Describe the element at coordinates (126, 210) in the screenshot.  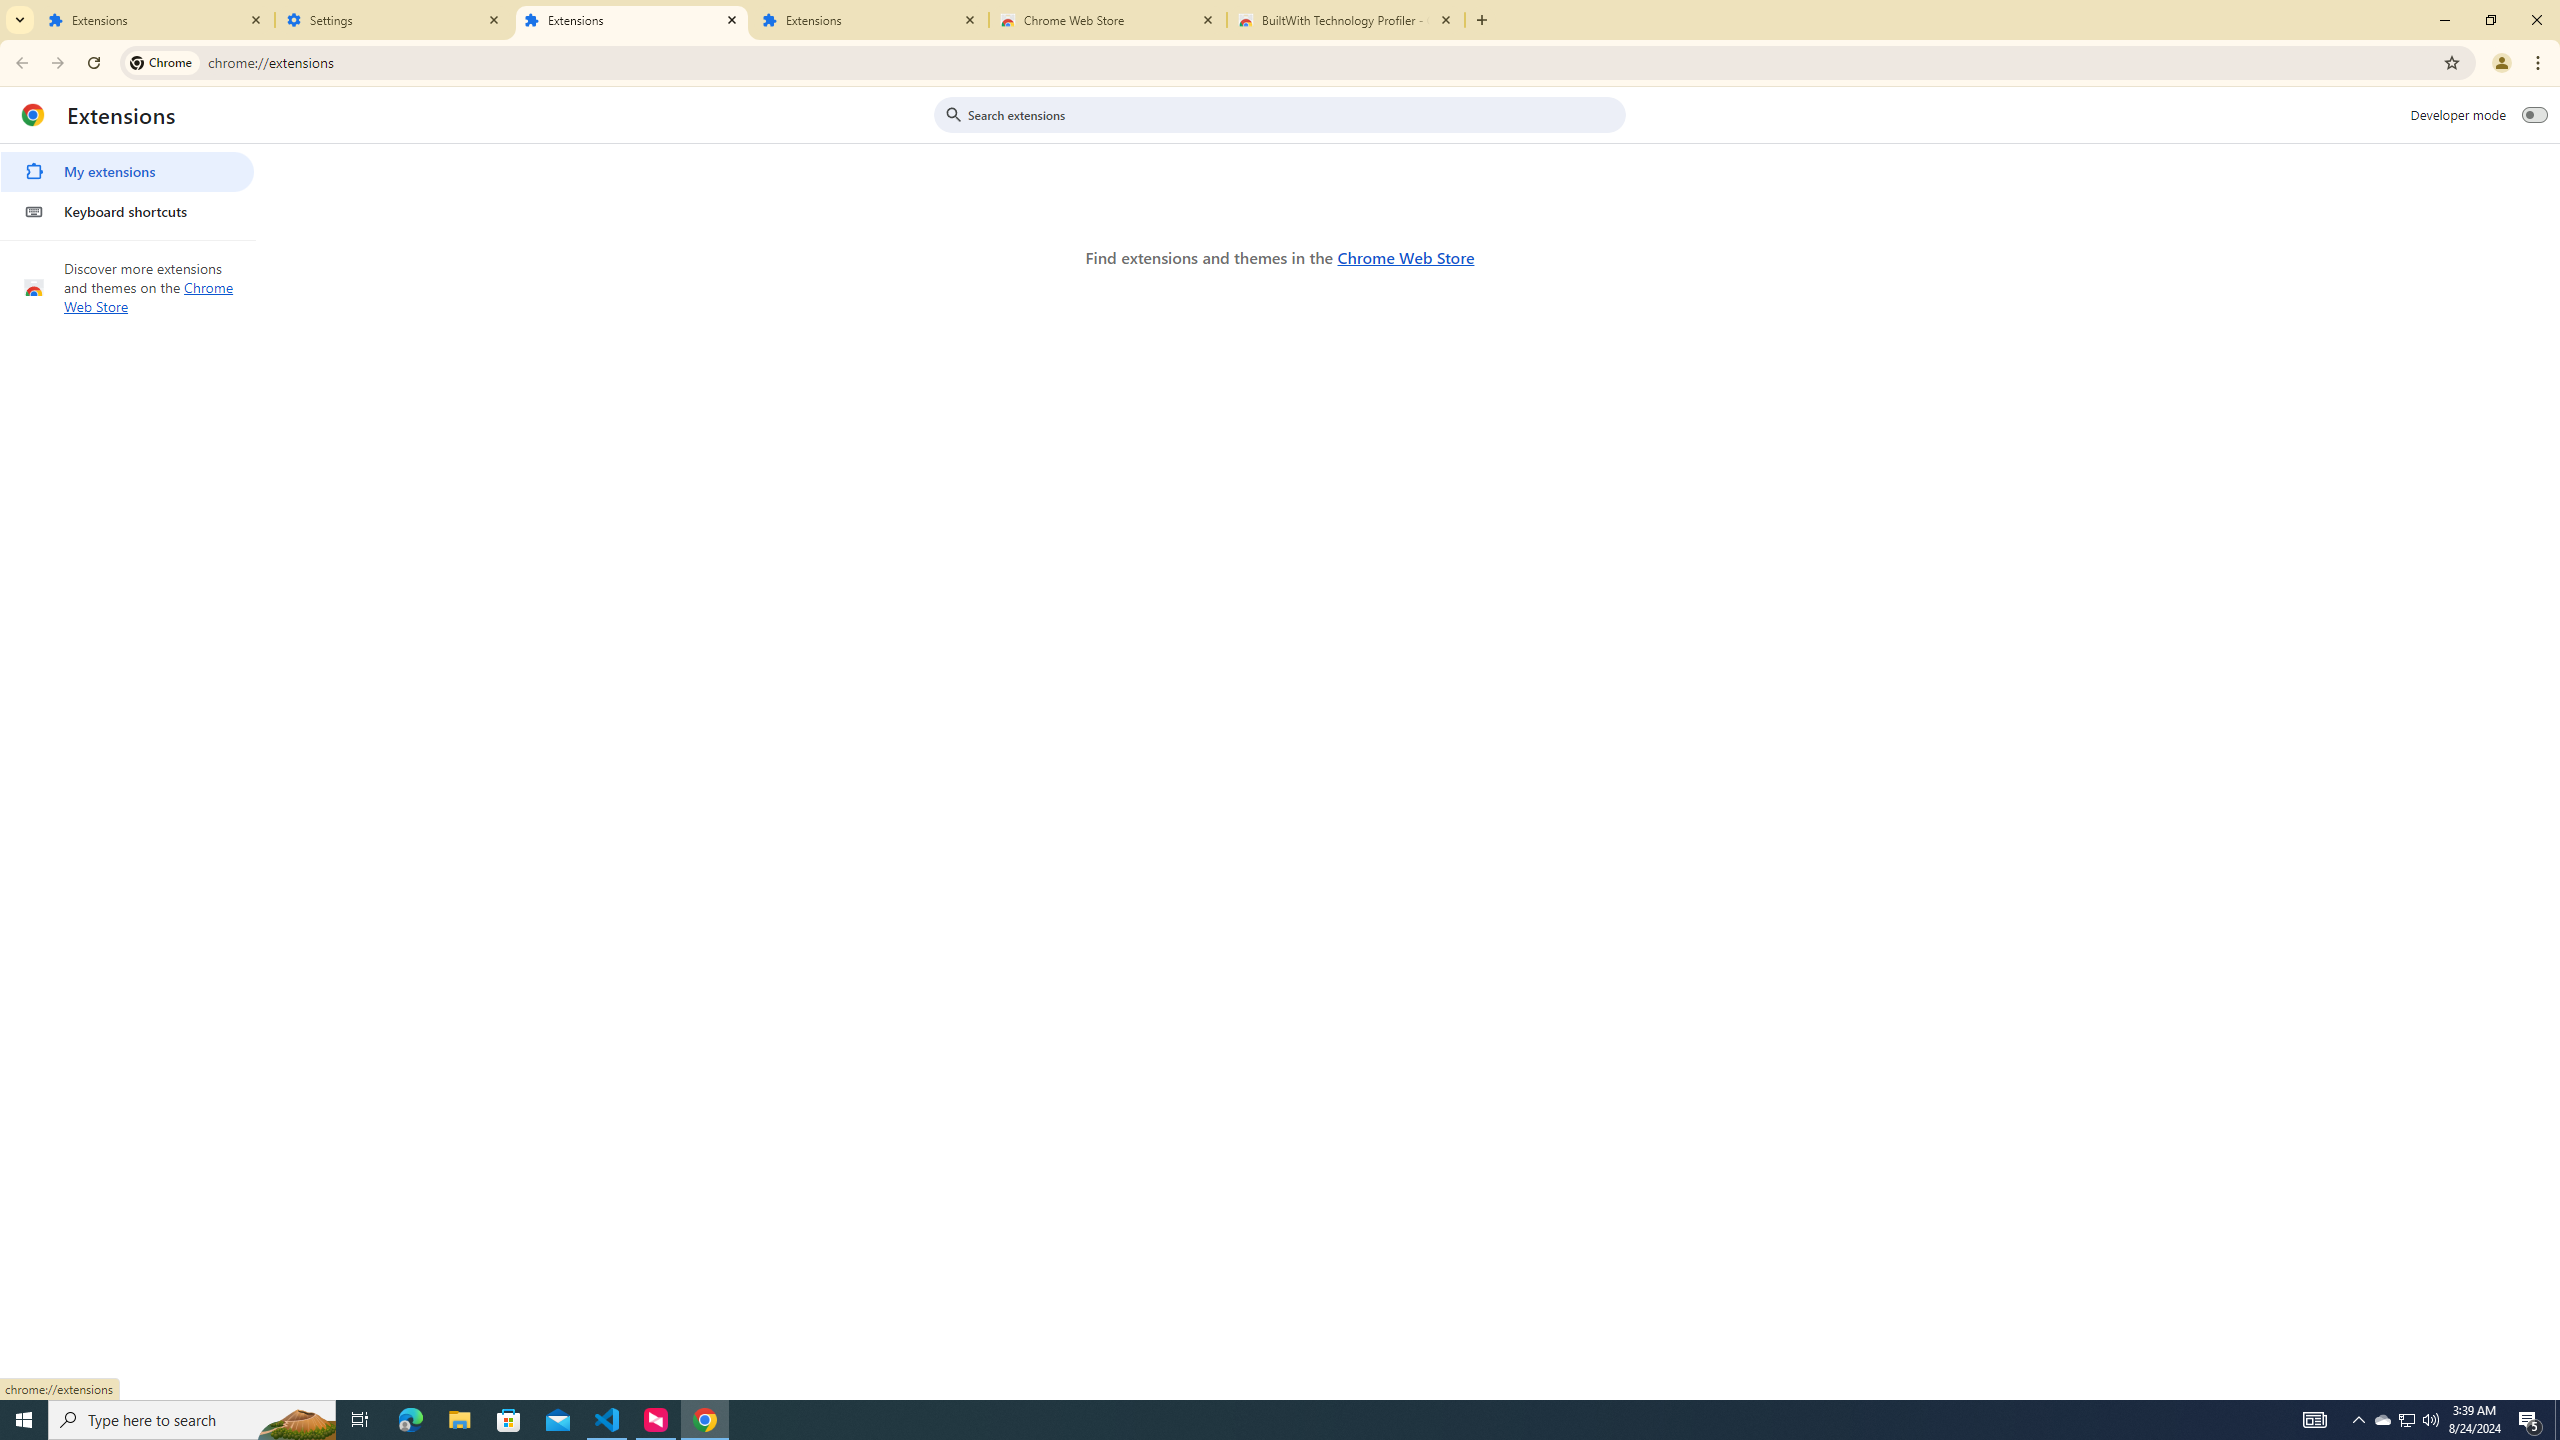
I see `'Keyboard shortcuts'` at that location.